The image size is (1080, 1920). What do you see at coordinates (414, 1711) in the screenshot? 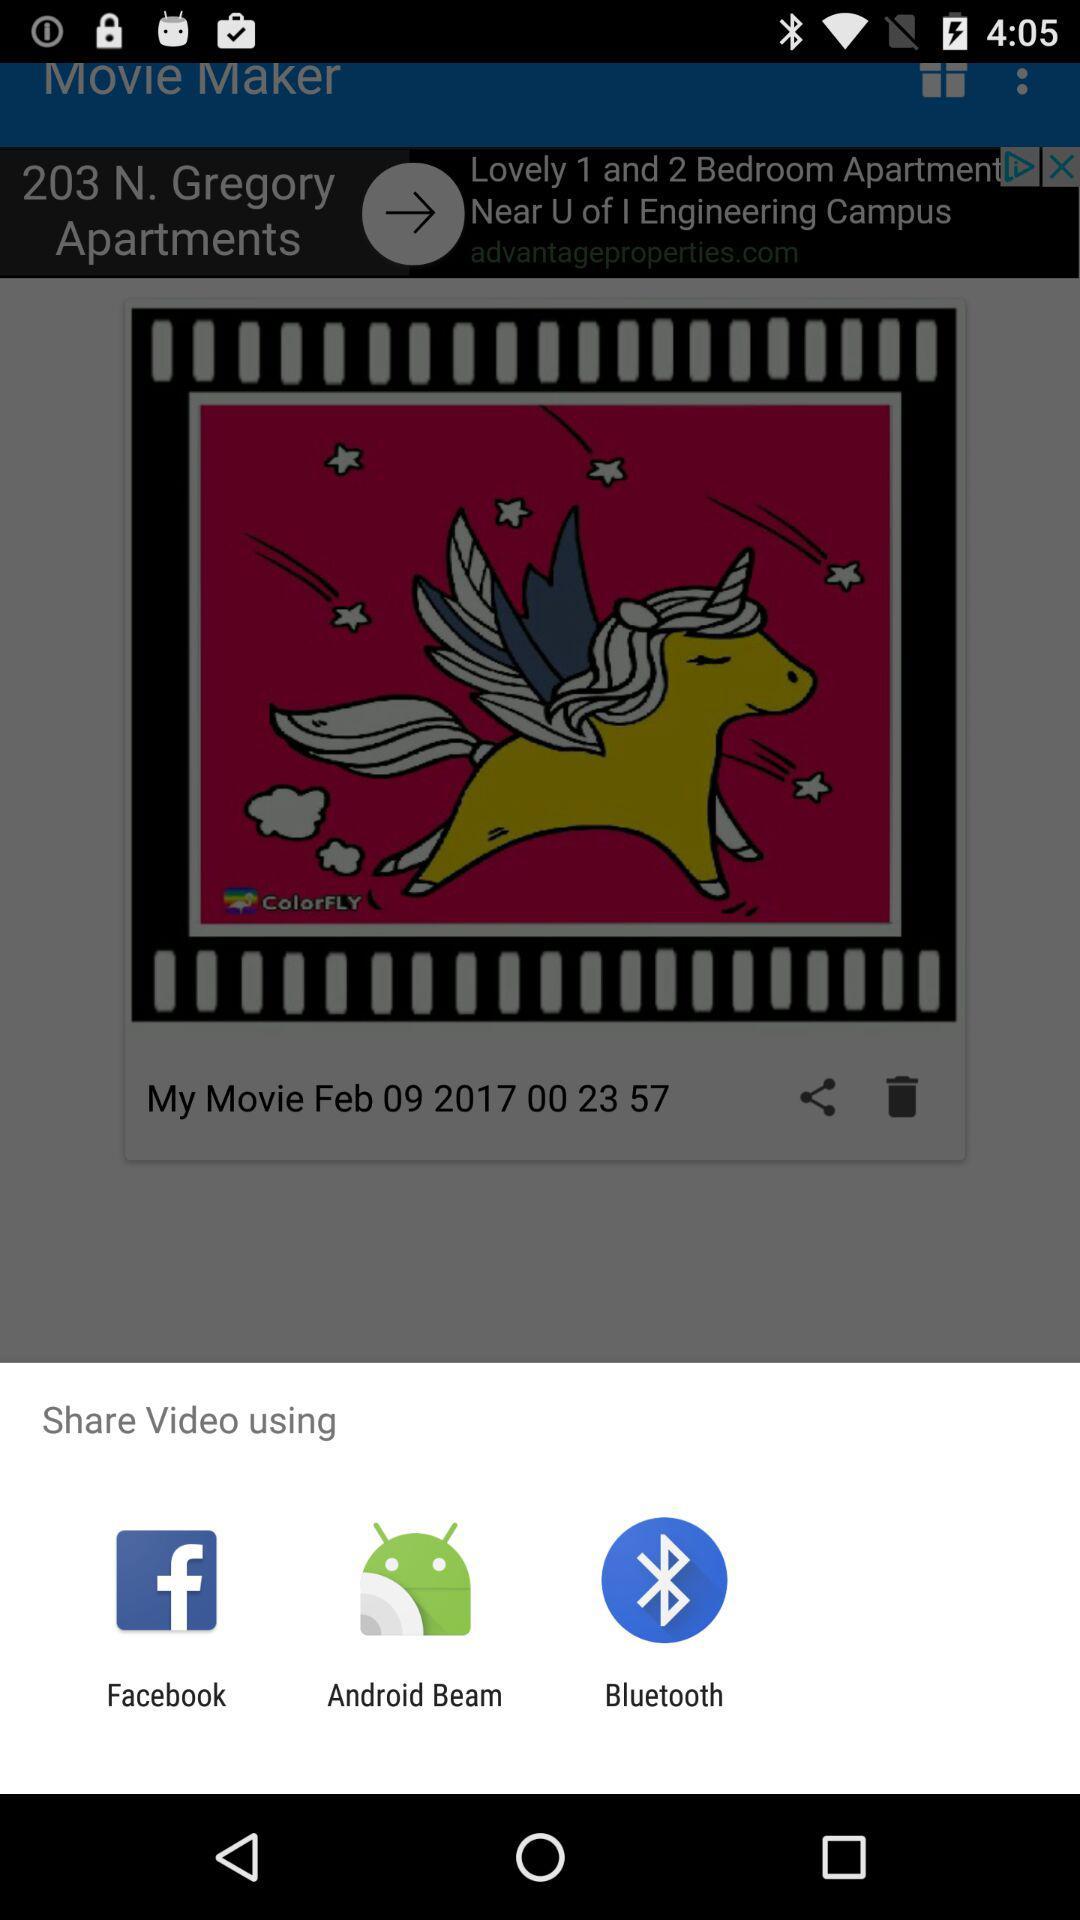
I see `item to the right of facebook icon` at bounding box center [414, 1711].